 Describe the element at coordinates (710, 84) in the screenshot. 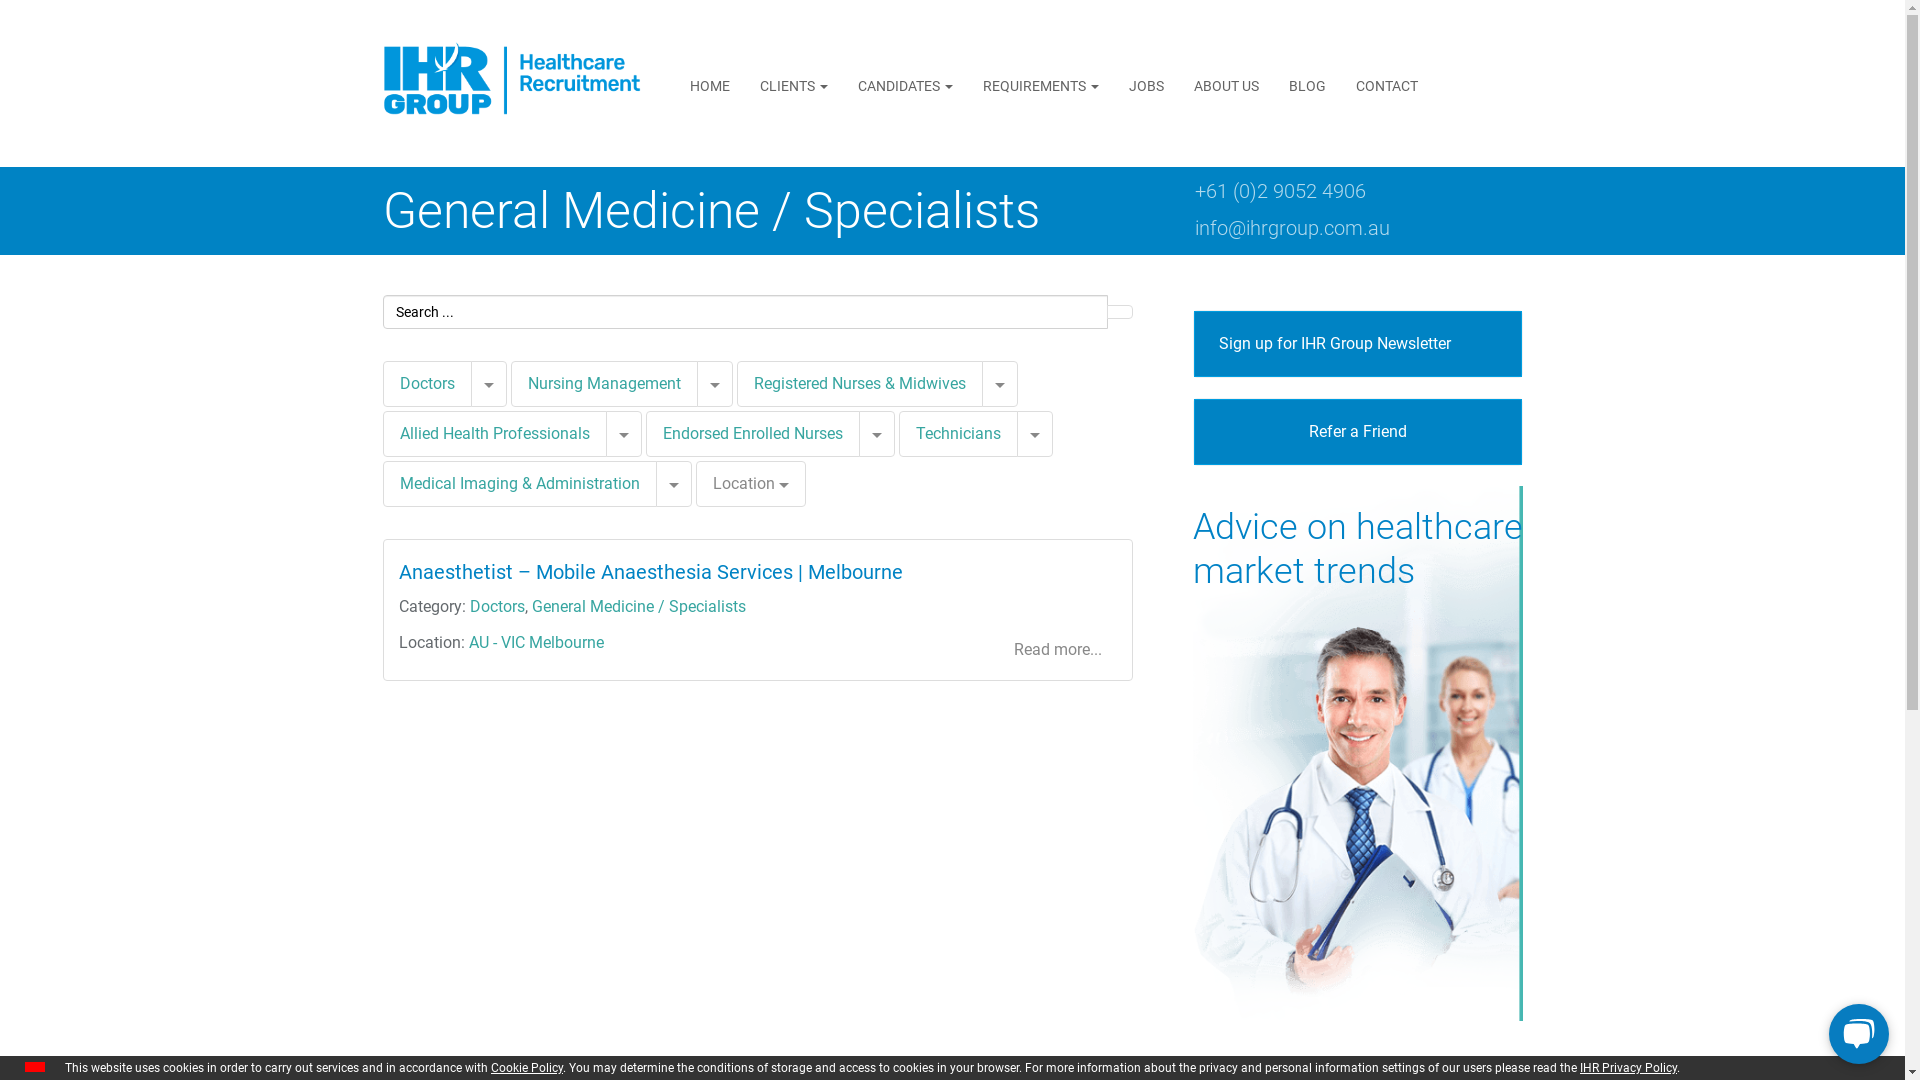

I see `'HOME'` at that location.